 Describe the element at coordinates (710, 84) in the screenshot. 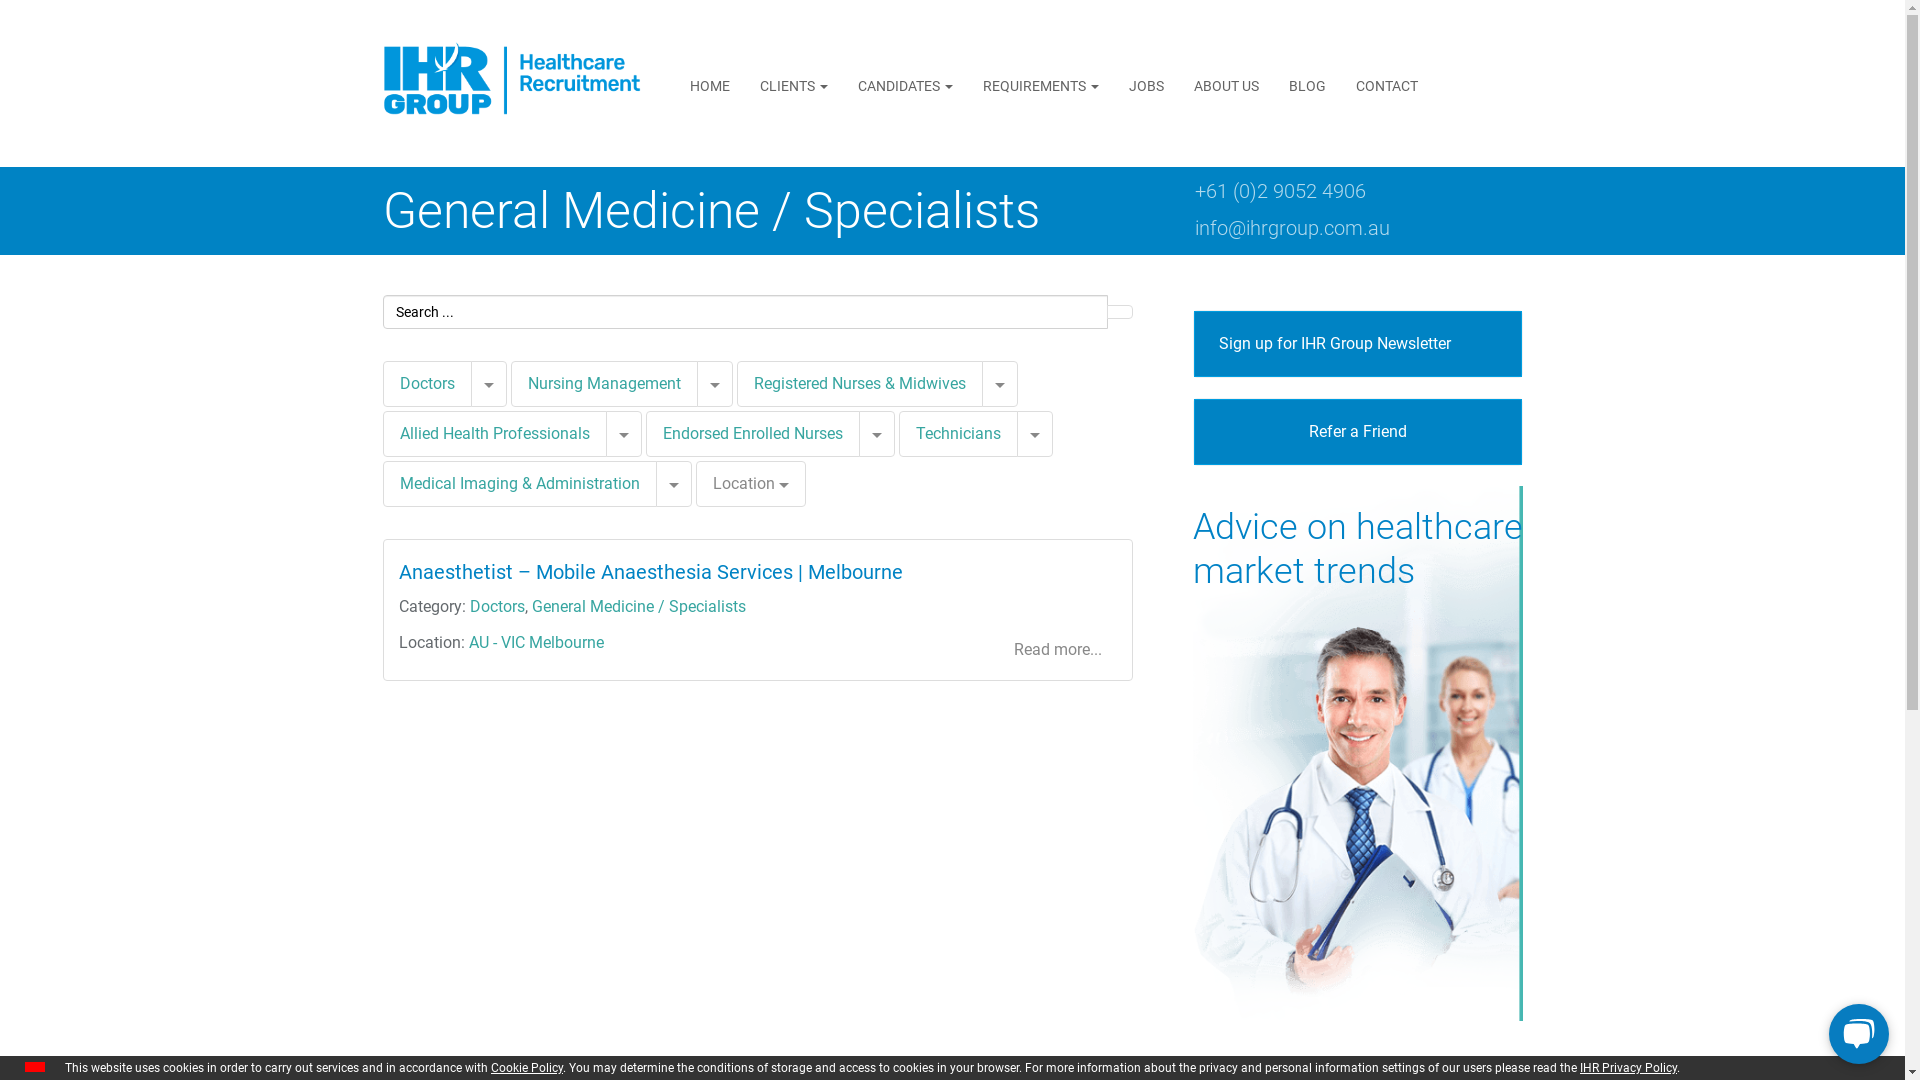

I see `'HOME'` at that location.